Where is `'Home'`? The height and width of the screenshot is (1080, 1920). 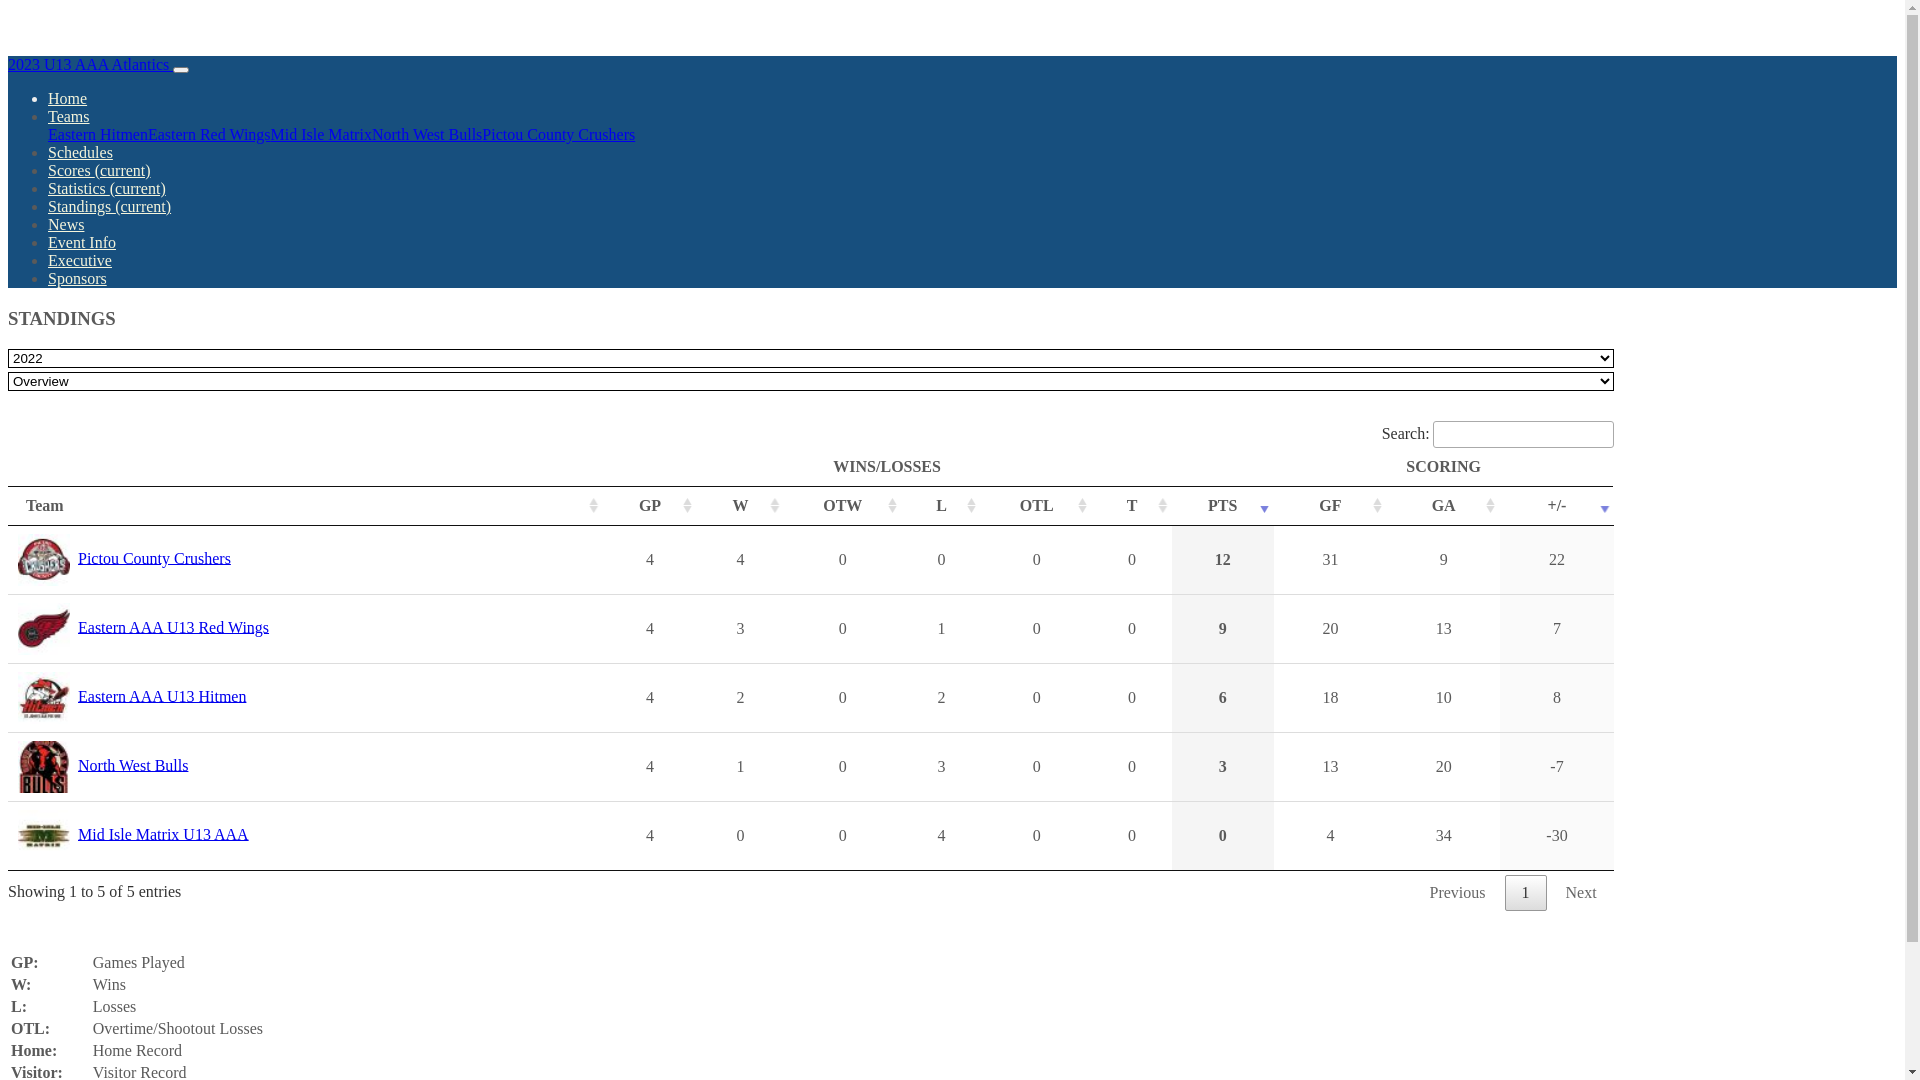 'Home' is located at coordinates (48, 98).